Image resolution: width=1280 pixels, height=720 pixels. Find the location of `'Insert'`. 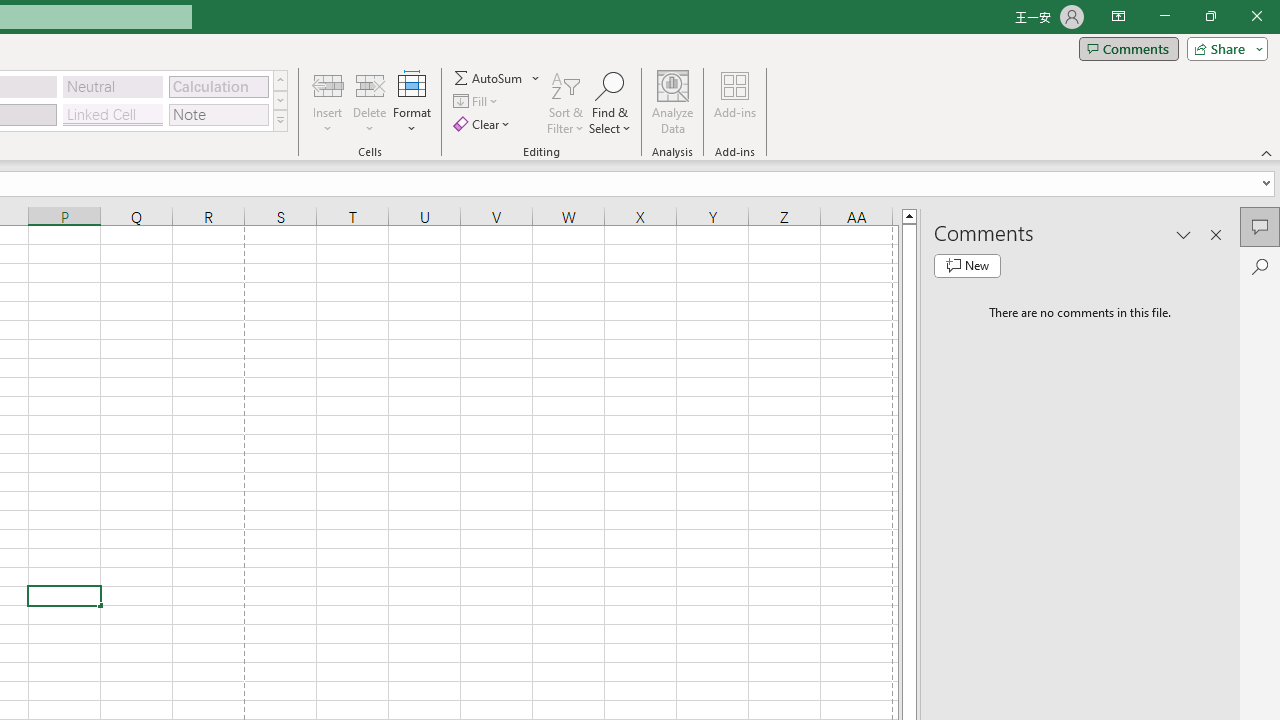

'Insert' is located at coordinates (328, 103).